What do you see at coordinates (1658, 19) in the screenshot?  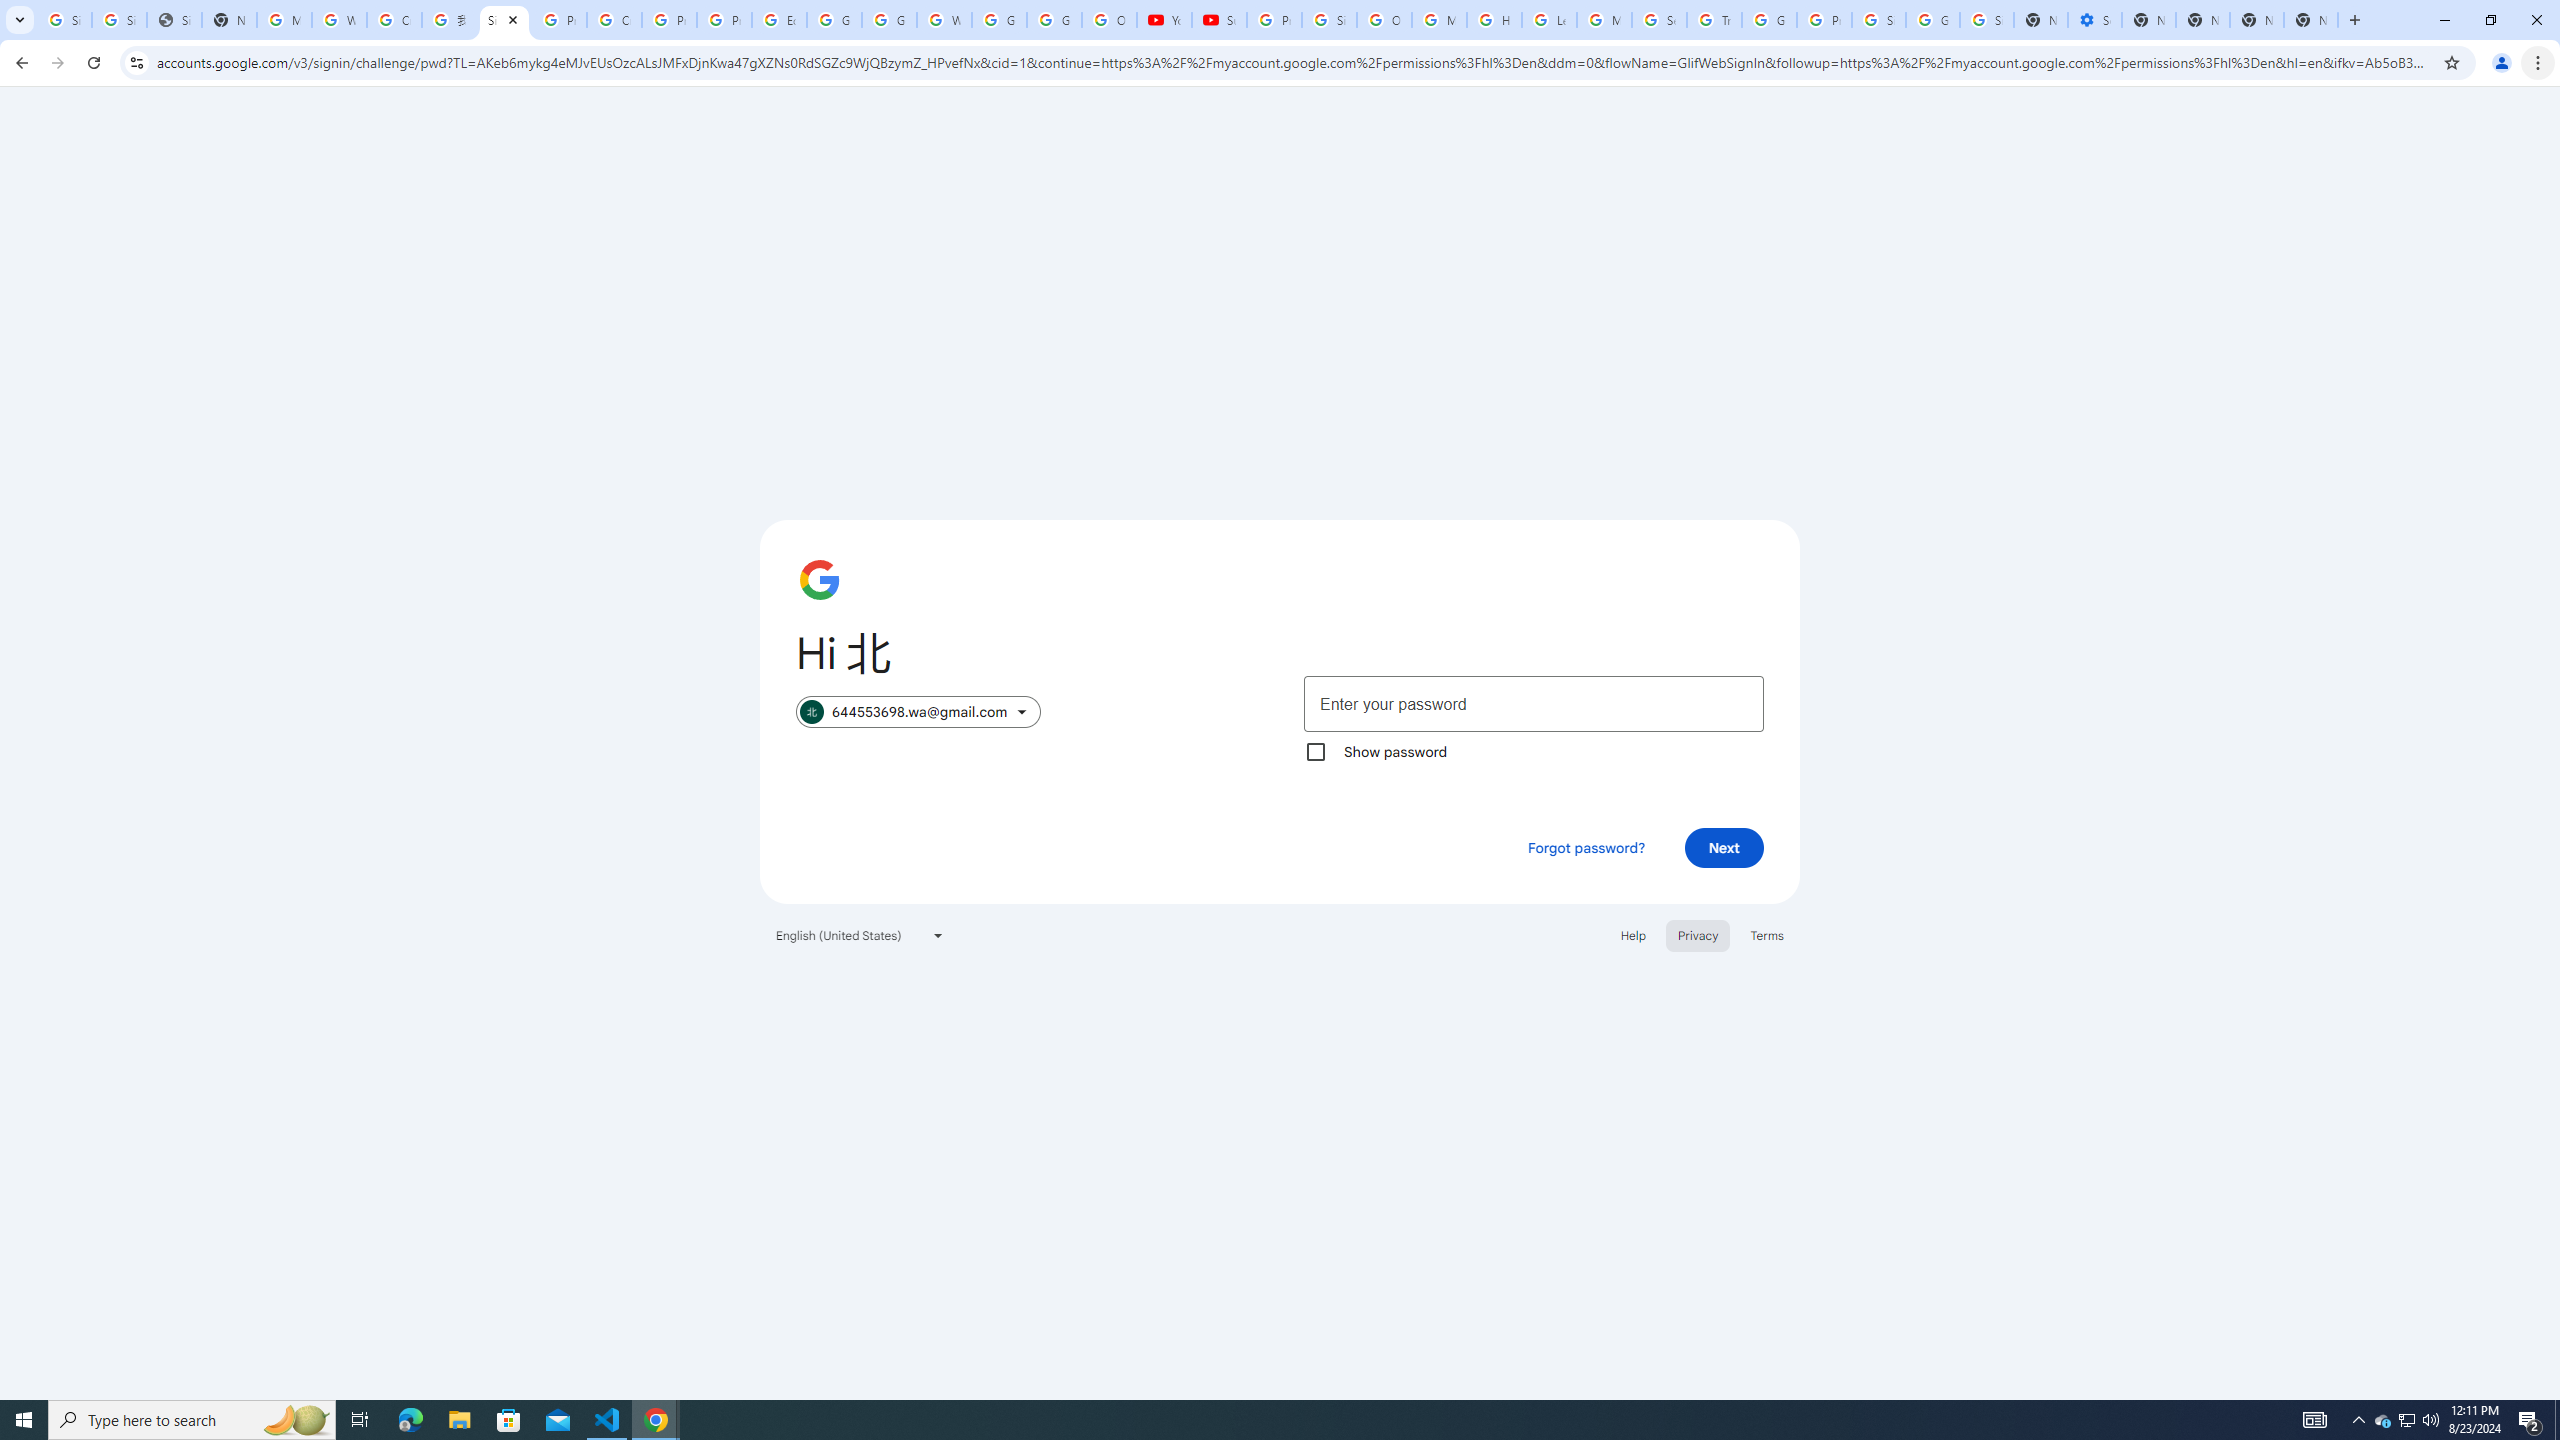 I see `'Search our Doodle Library Collection - Google Doodles'` at bounding box center [1658, 19].